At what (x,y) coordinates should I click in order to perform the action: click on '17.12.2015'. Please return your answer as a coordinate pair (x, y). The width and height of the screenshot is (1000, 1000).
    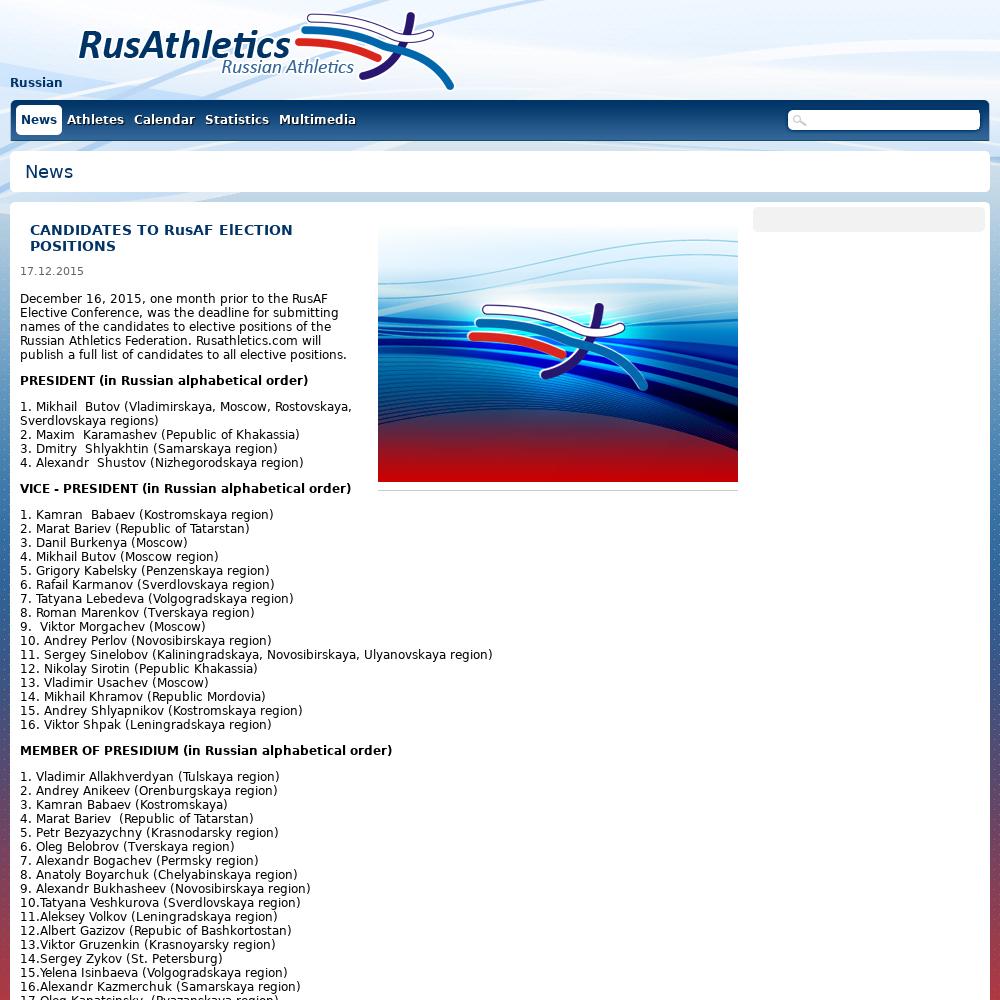
    Looking at the image, I should click on (20, 271).